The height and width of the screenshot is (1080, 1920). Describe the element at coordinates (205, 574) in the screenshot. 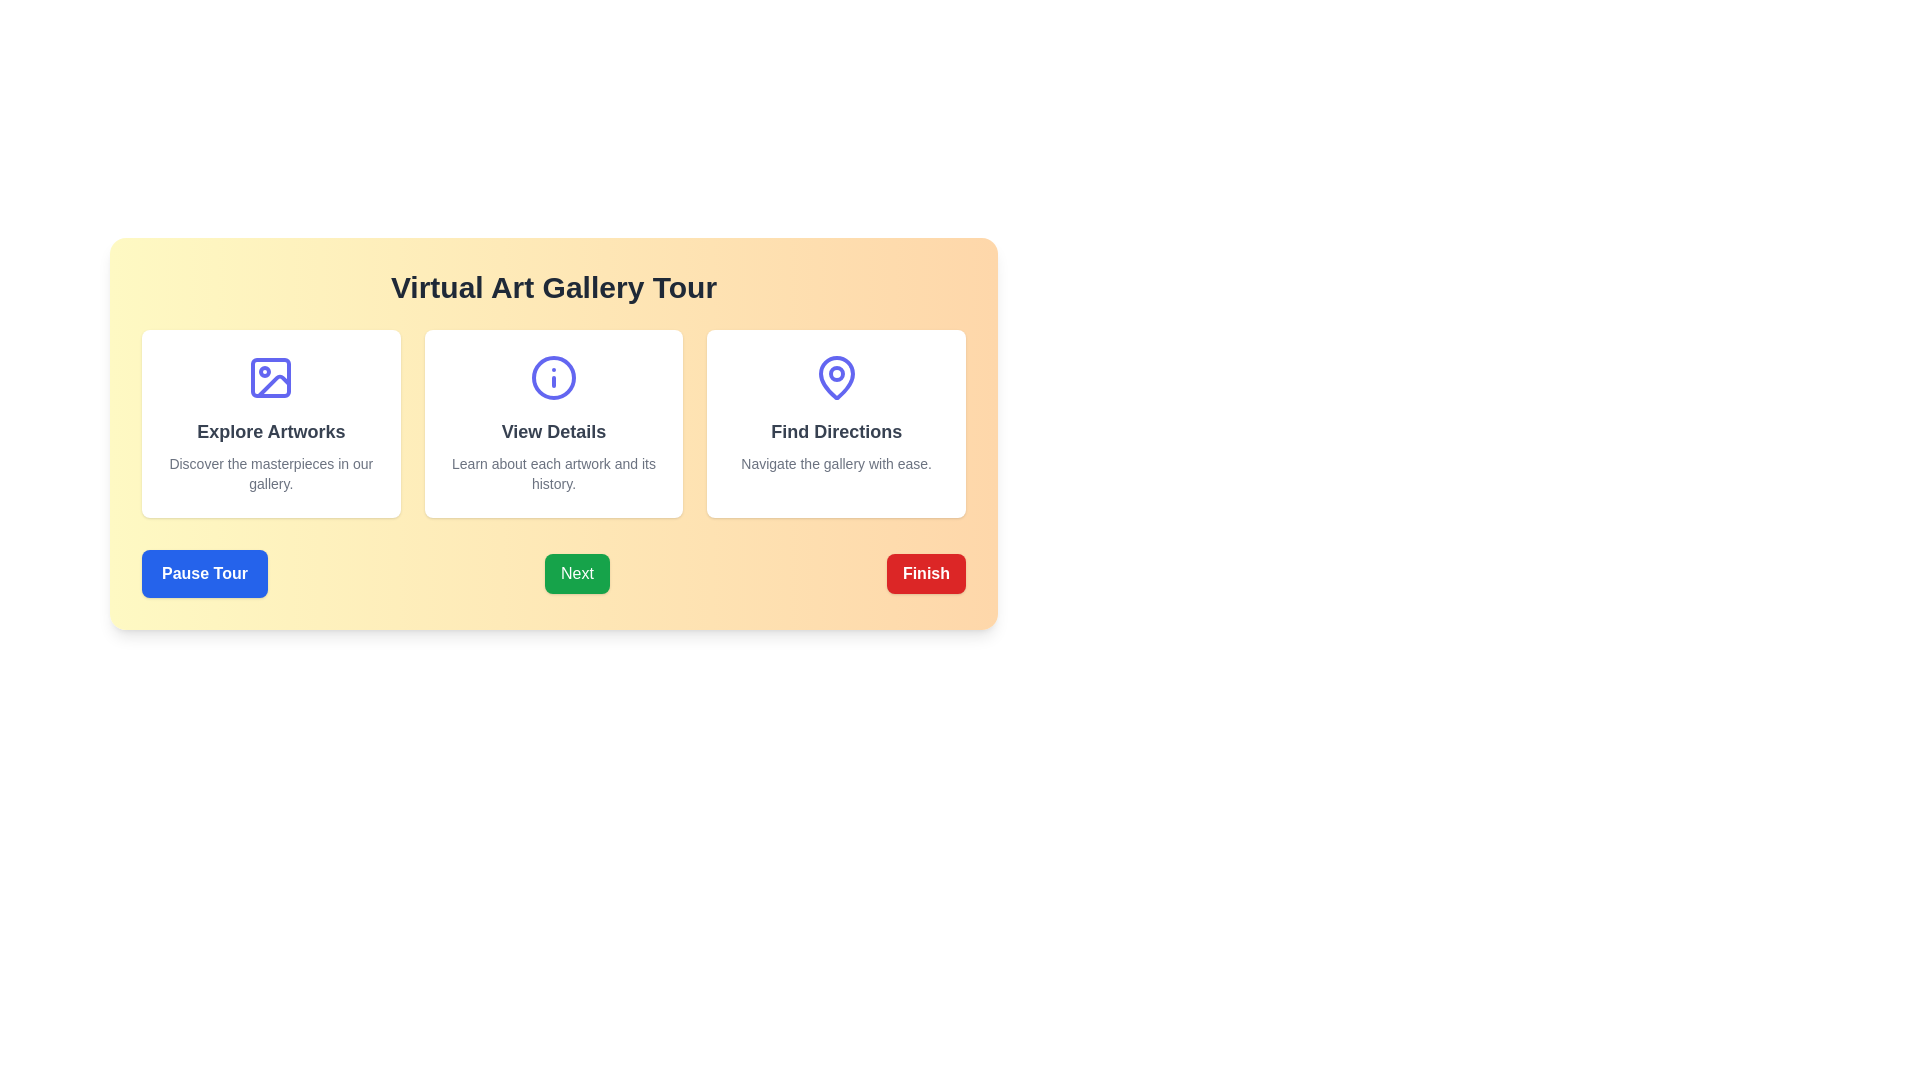

I see `the pause button located in the bottom-left corner of the button row` at that location.